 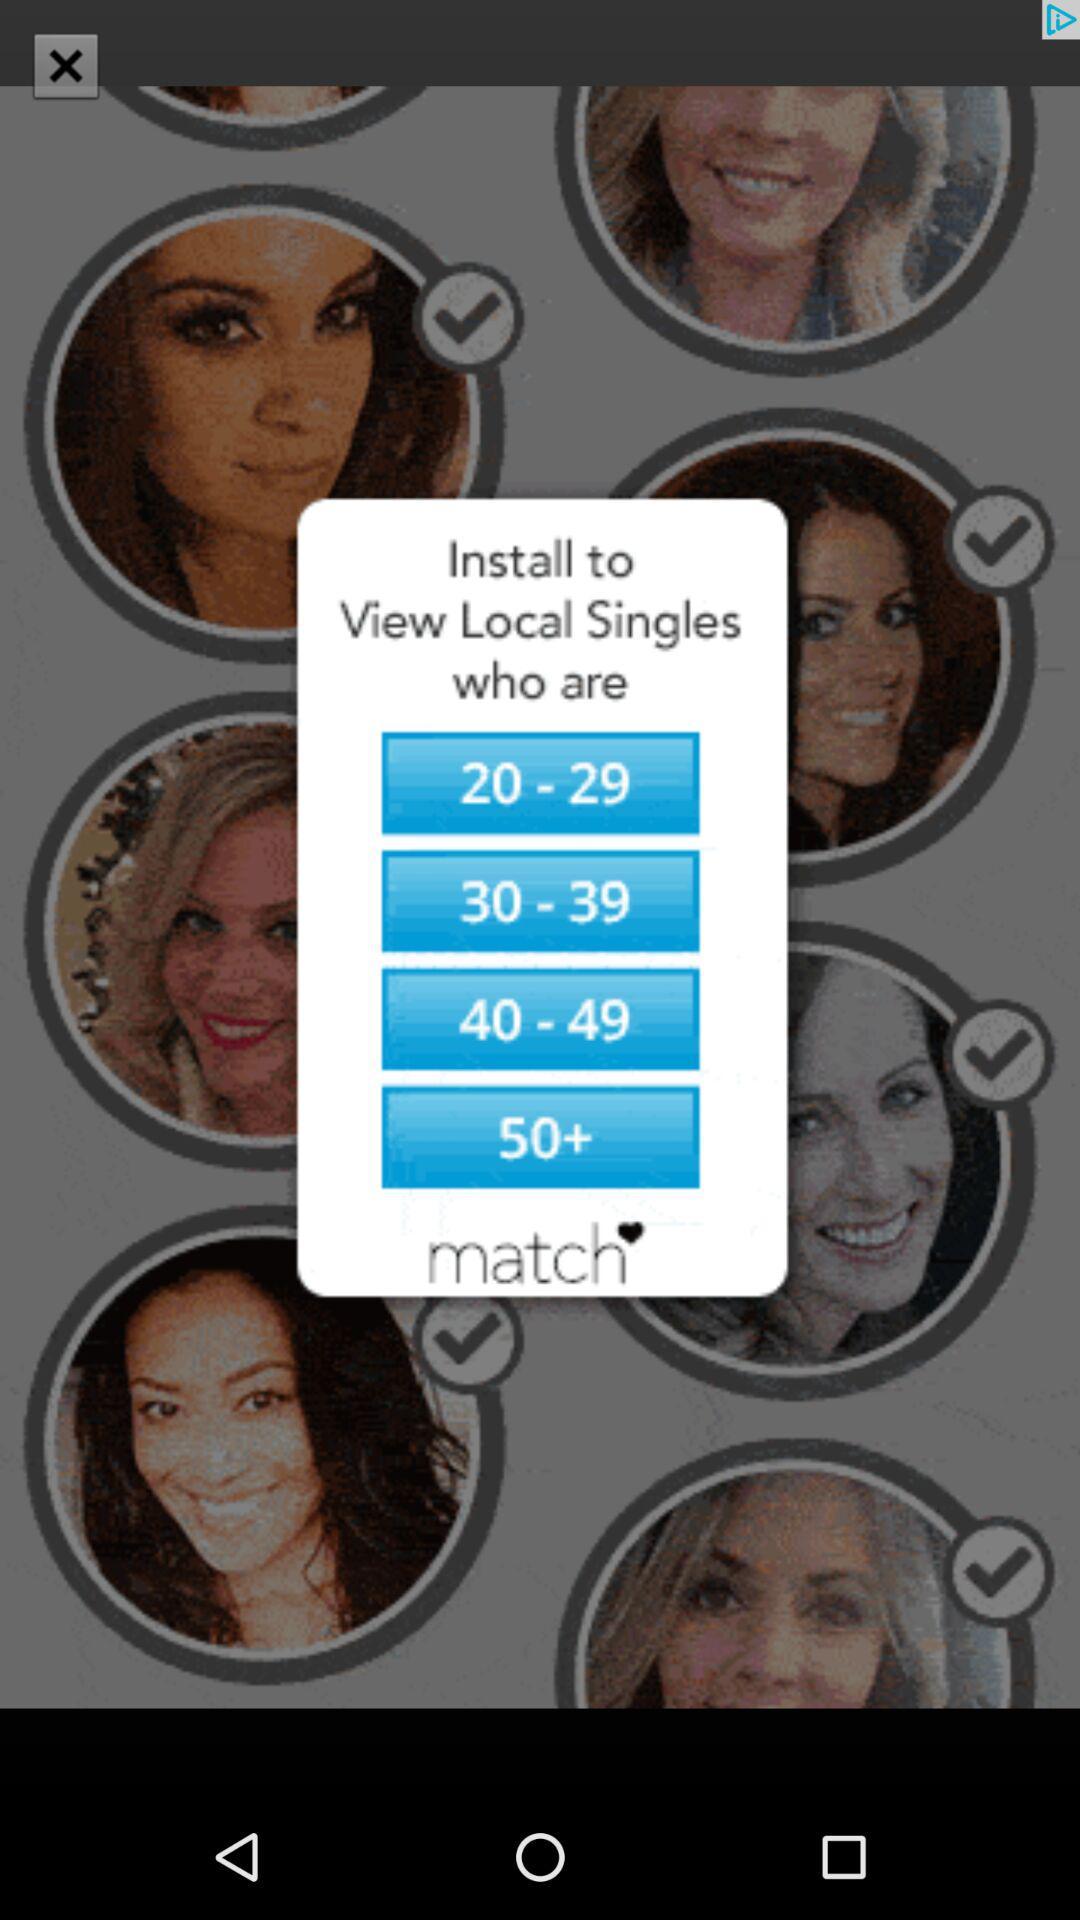 What do you see at coordinates (64, 70) in the screenshot?
I see `the close icon` at bounding box center [64, 70].